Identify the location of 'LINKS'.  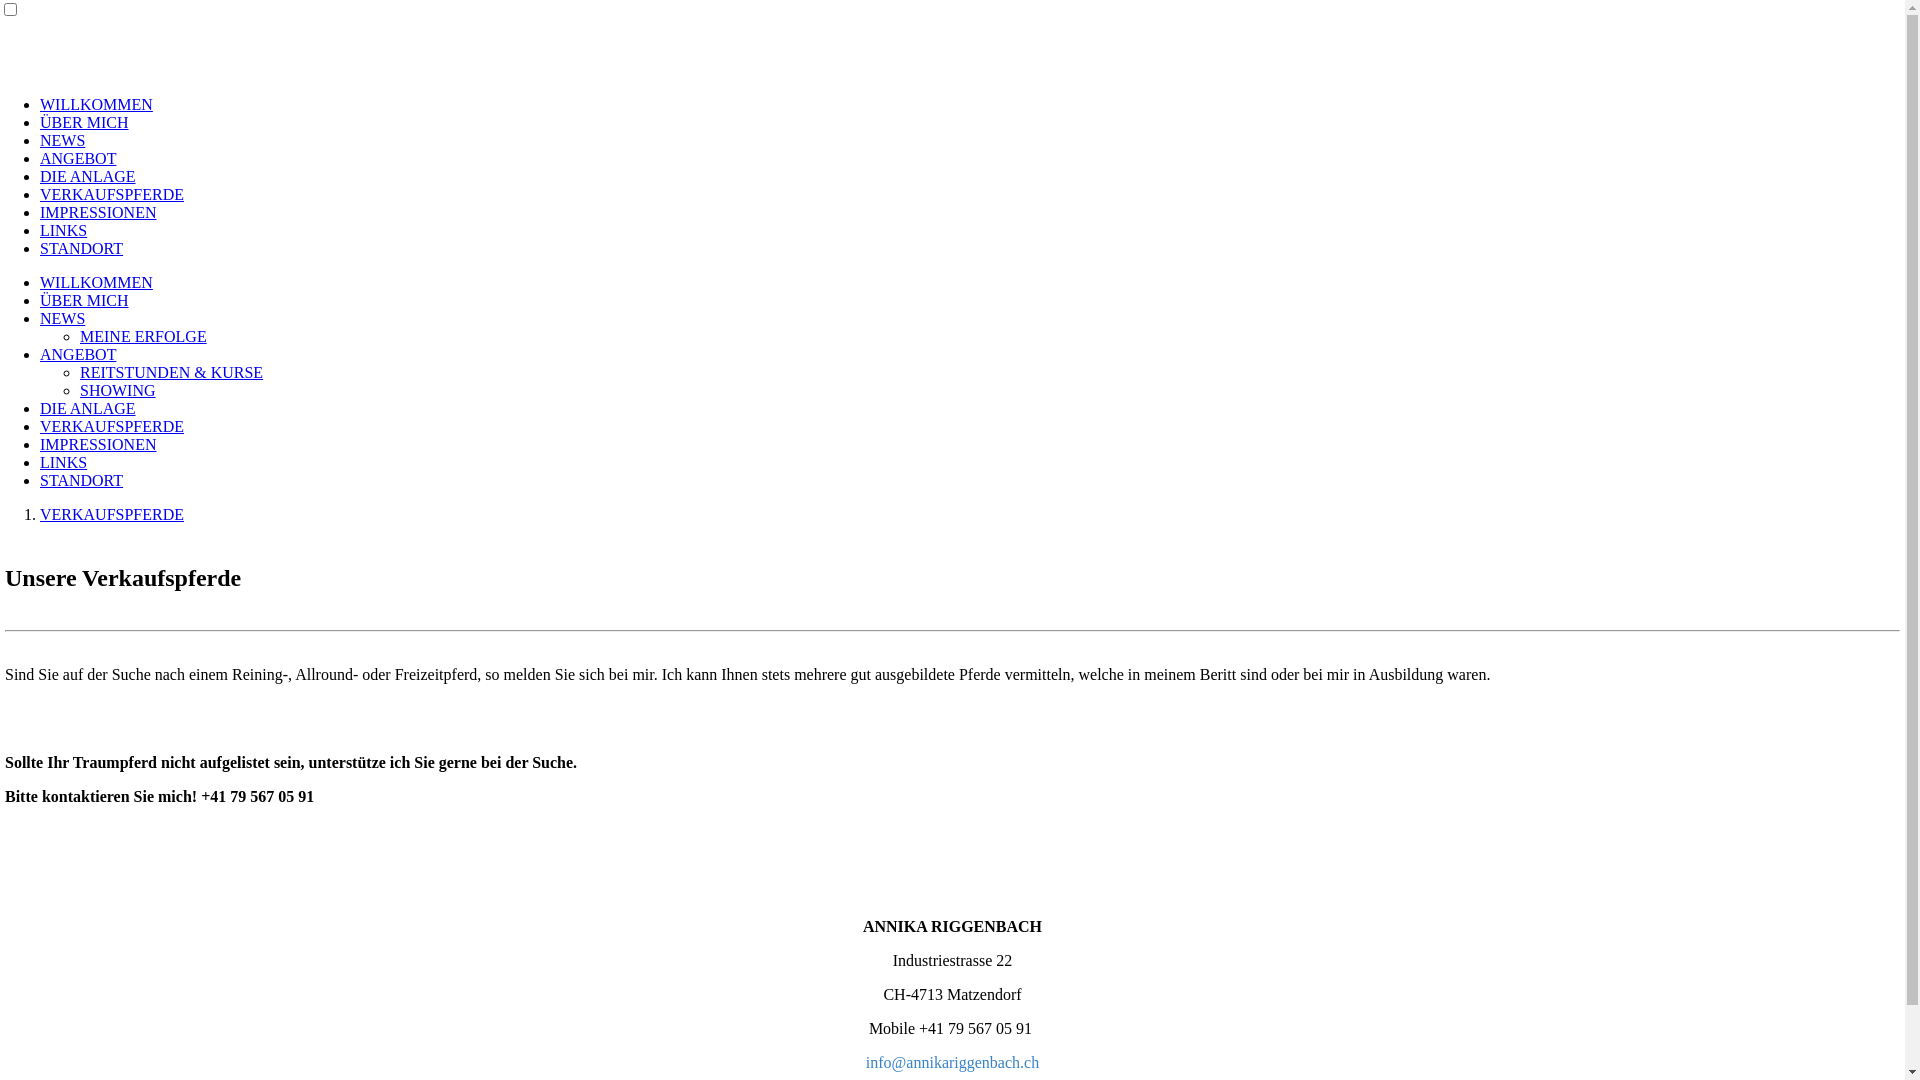
(39, 462).